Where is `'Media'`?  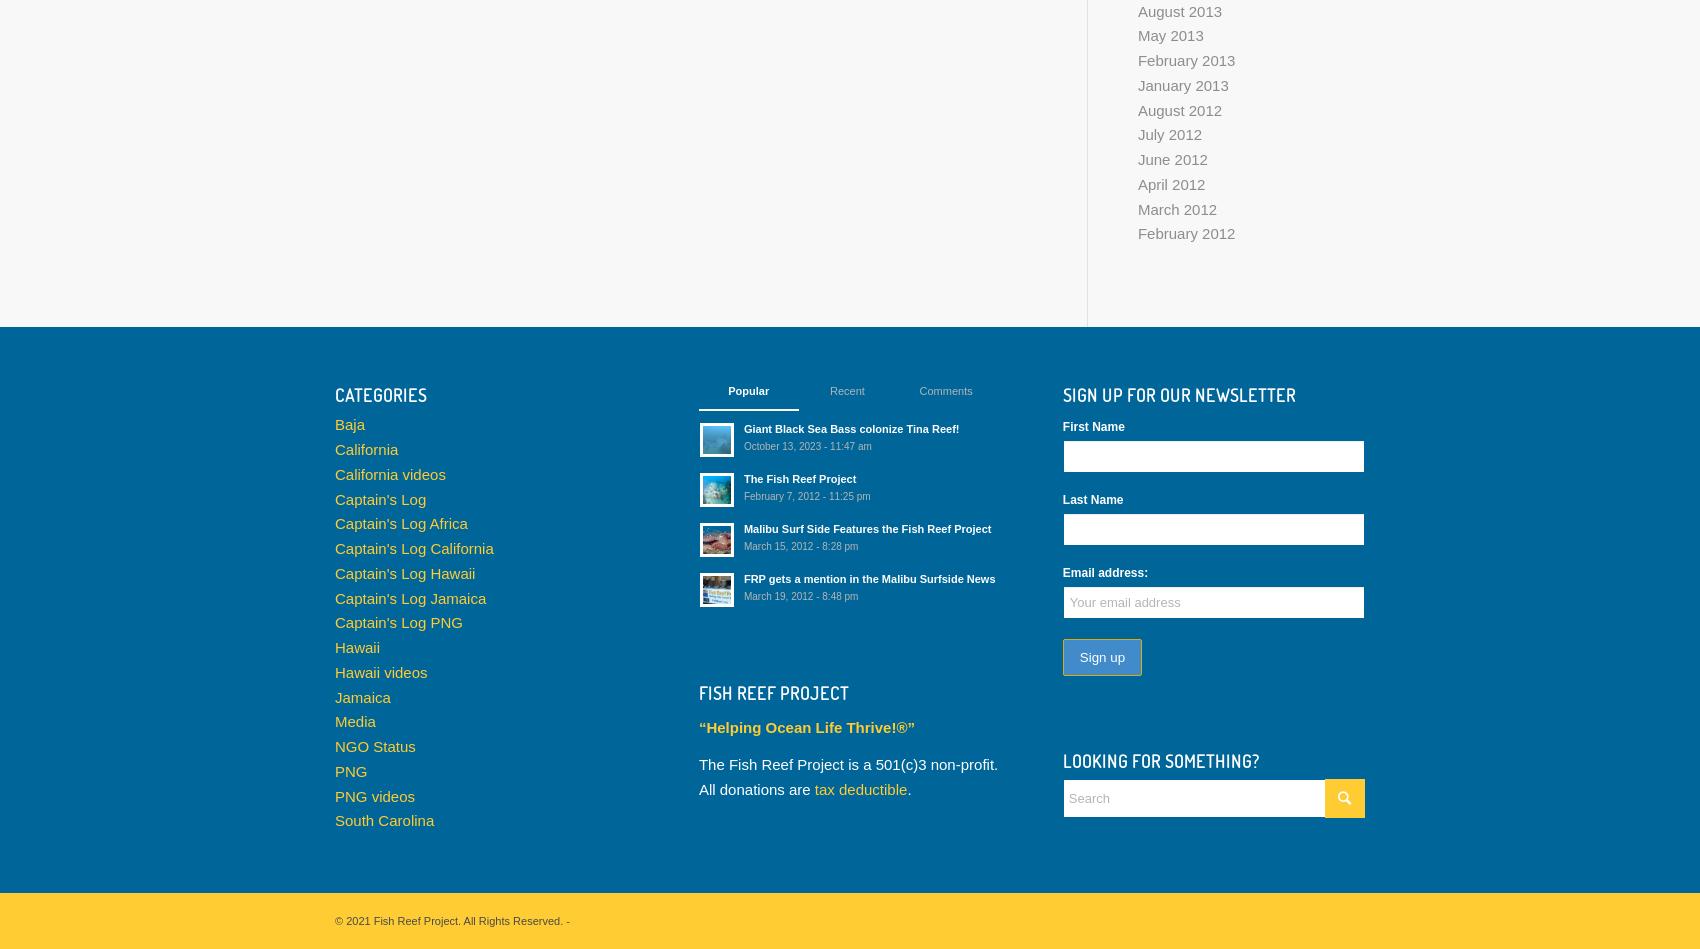 'Media' is located at coordinates (353, 721).